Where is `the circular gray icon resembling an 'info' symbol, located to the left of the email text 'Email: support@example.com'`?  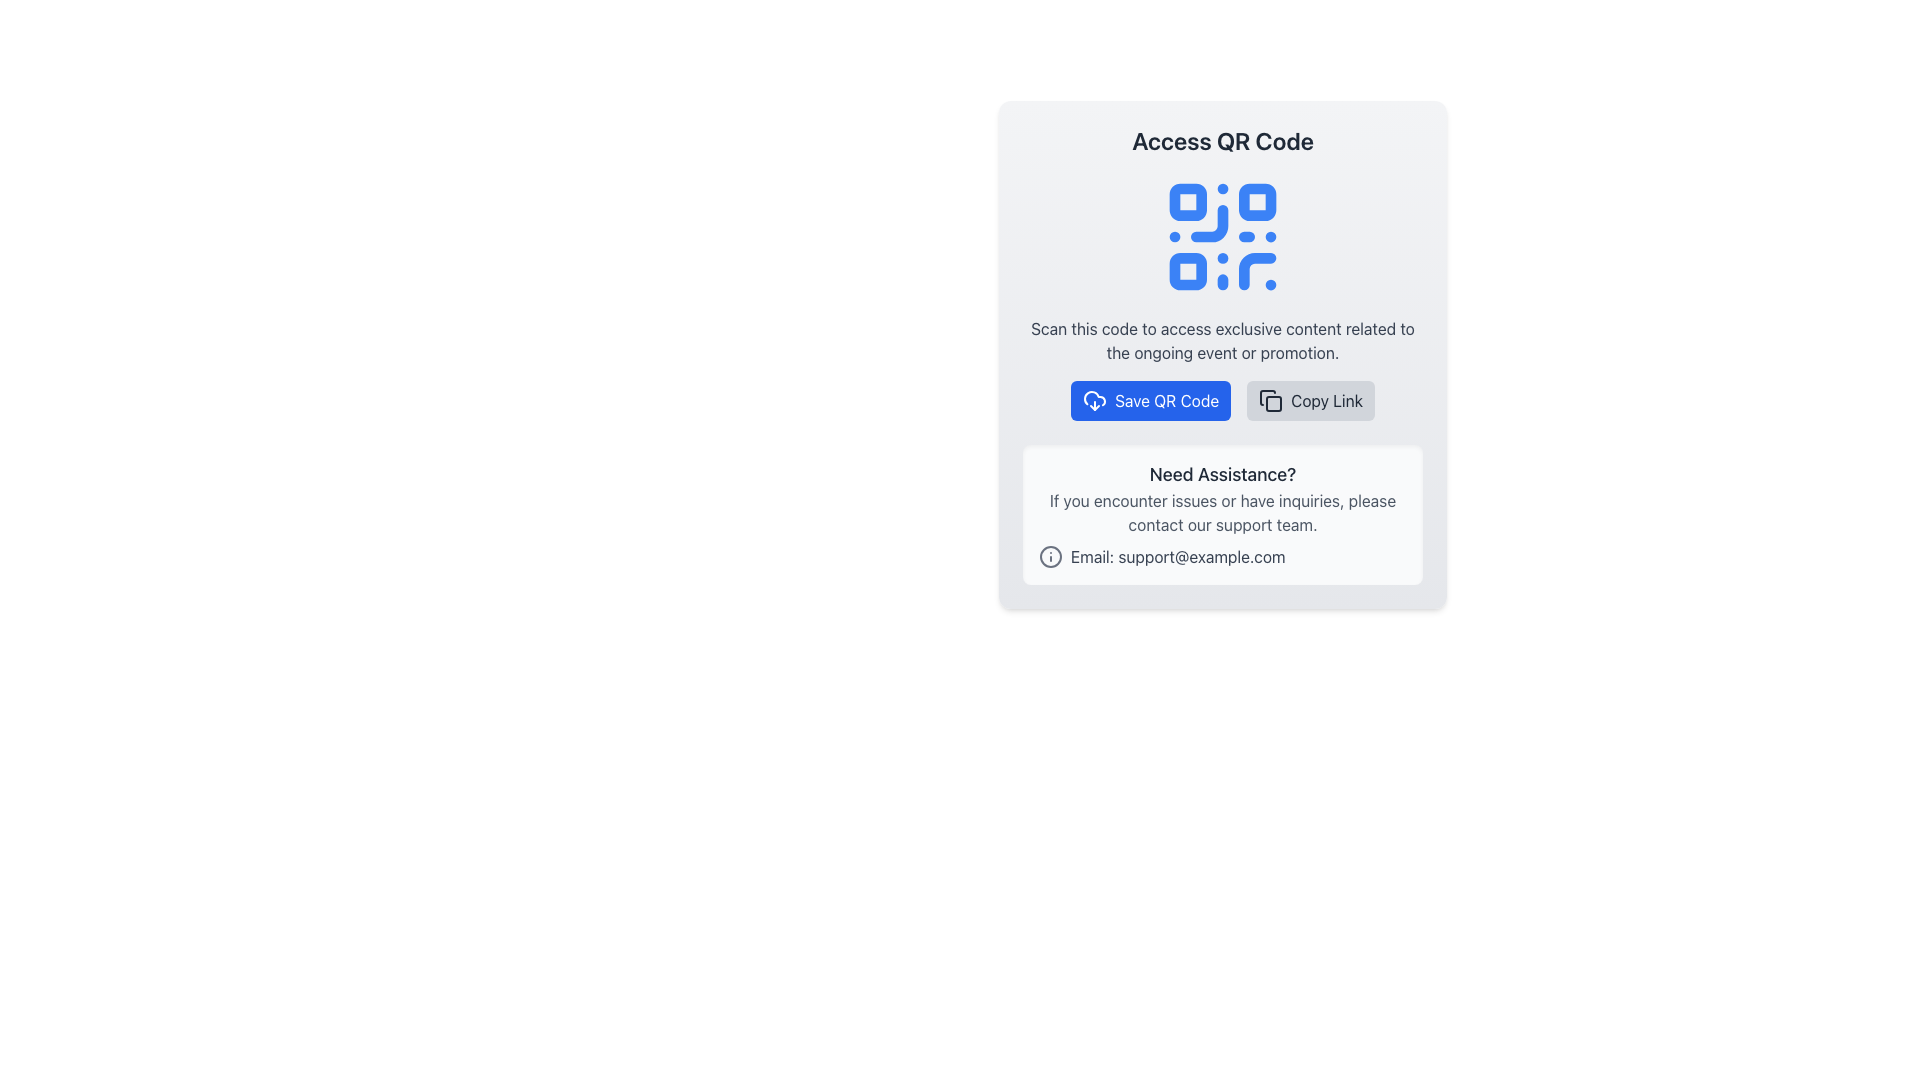 the circular gray icon resembling an 'info' symbol, located to the left of the email text 'Email: support@example.com' is located at coordinates (1050, 556).